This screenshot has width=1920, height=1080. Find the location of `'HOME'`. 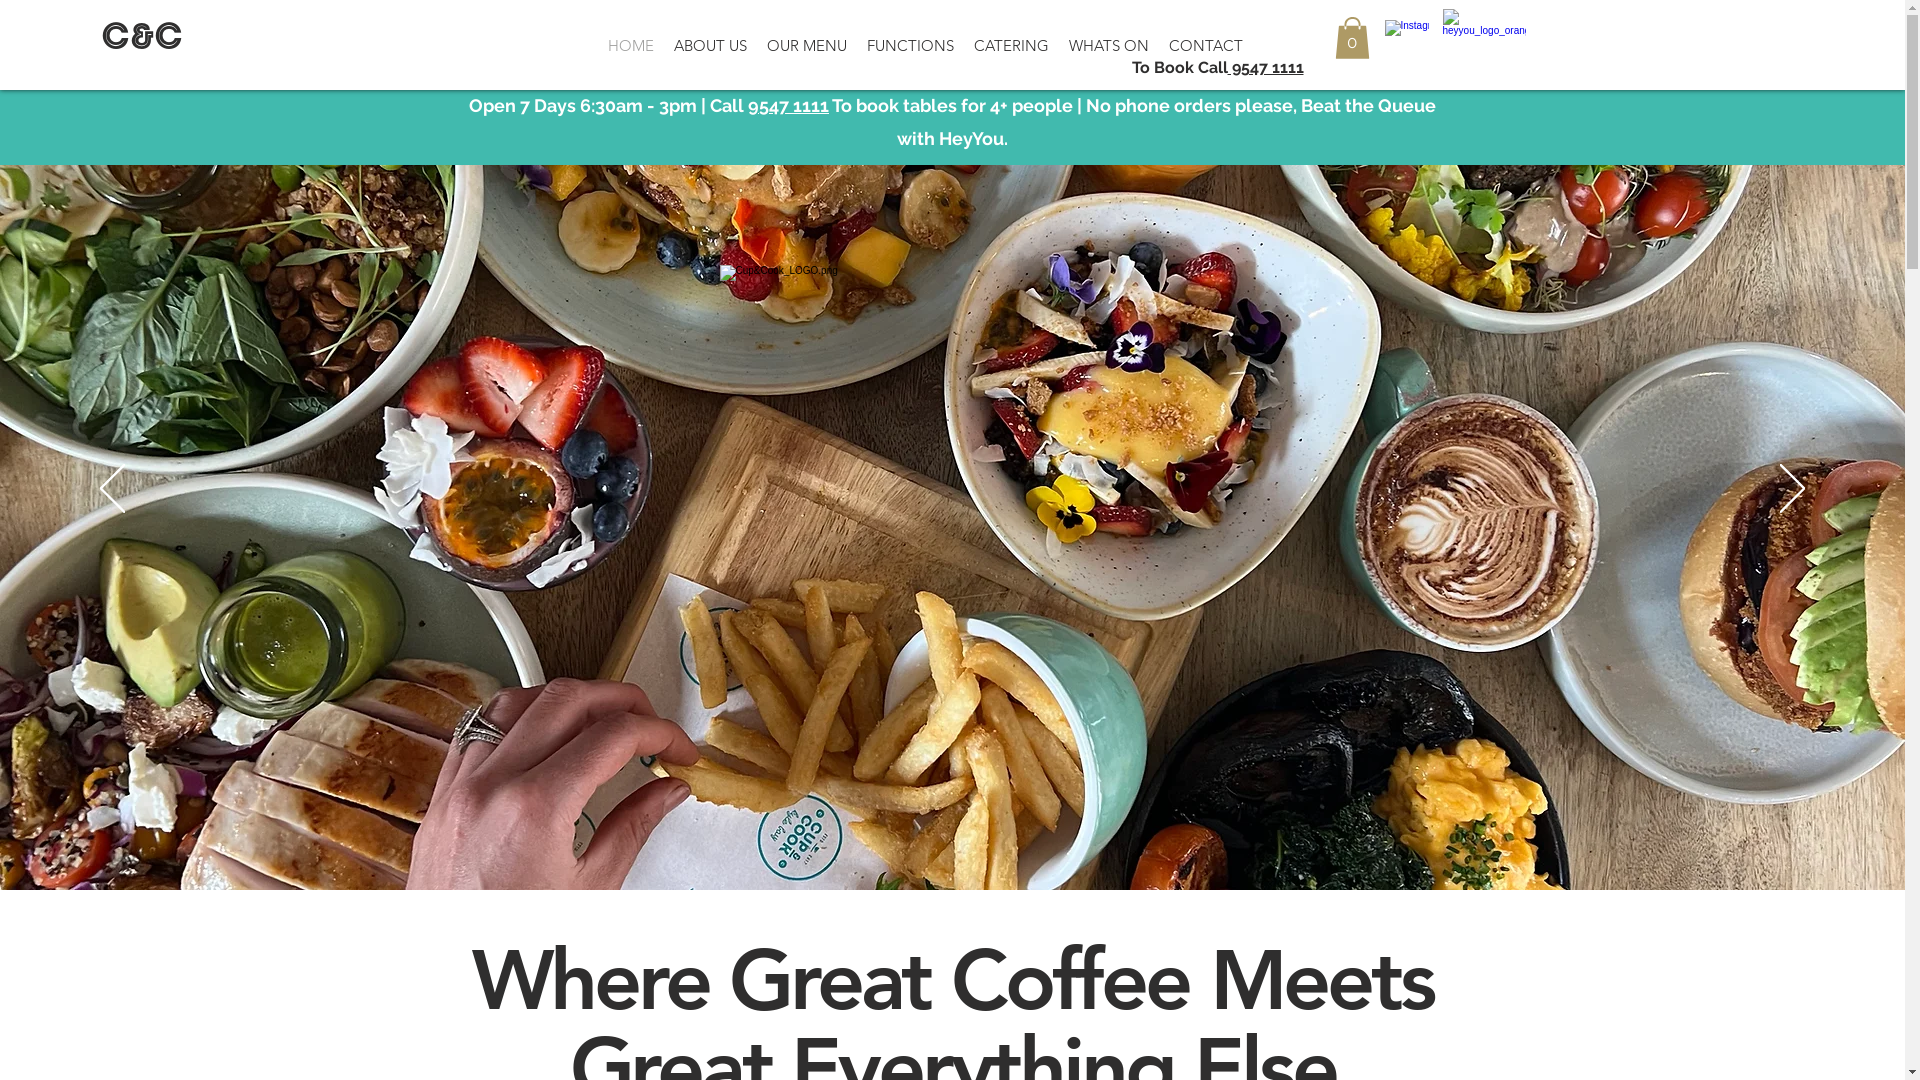

'HOME' is located at coordinates (629, 45).